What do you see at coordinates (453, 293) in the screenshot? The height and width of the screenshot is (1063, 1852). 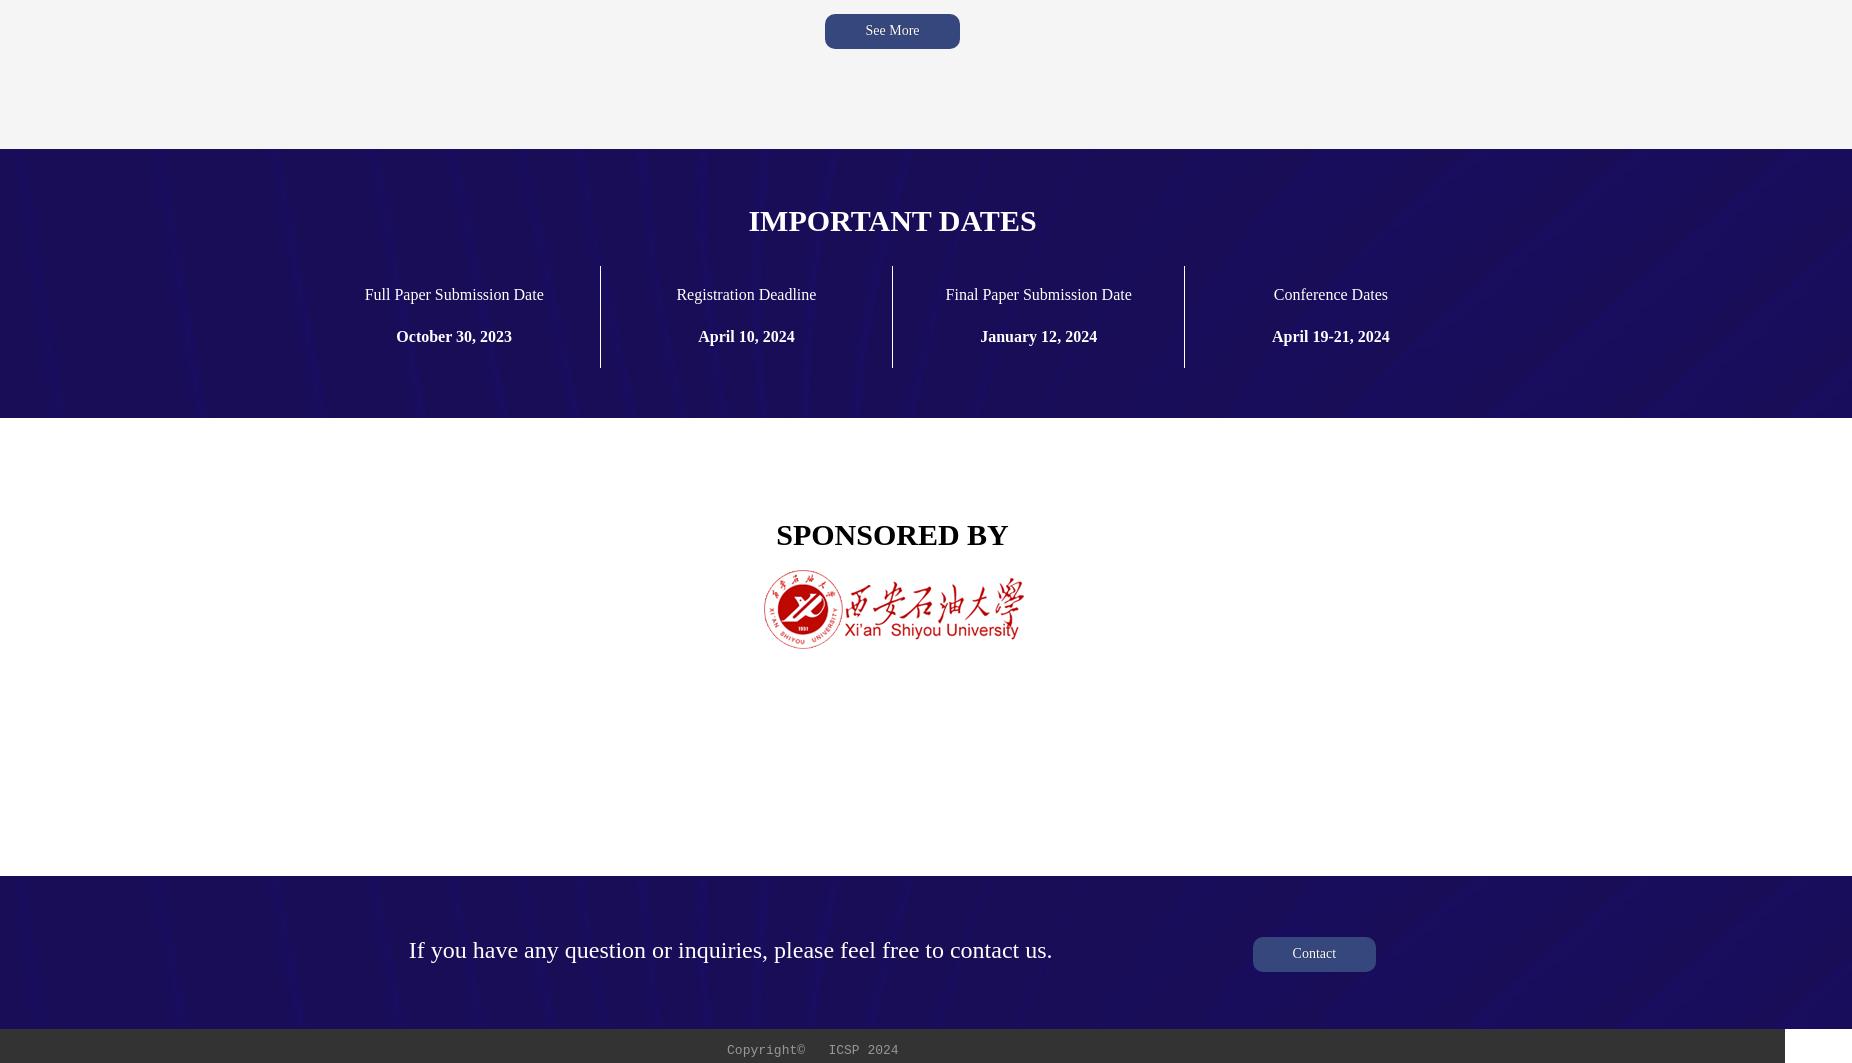 I see `'Full Paper Submission Date'` at bounding box center [453, 293].